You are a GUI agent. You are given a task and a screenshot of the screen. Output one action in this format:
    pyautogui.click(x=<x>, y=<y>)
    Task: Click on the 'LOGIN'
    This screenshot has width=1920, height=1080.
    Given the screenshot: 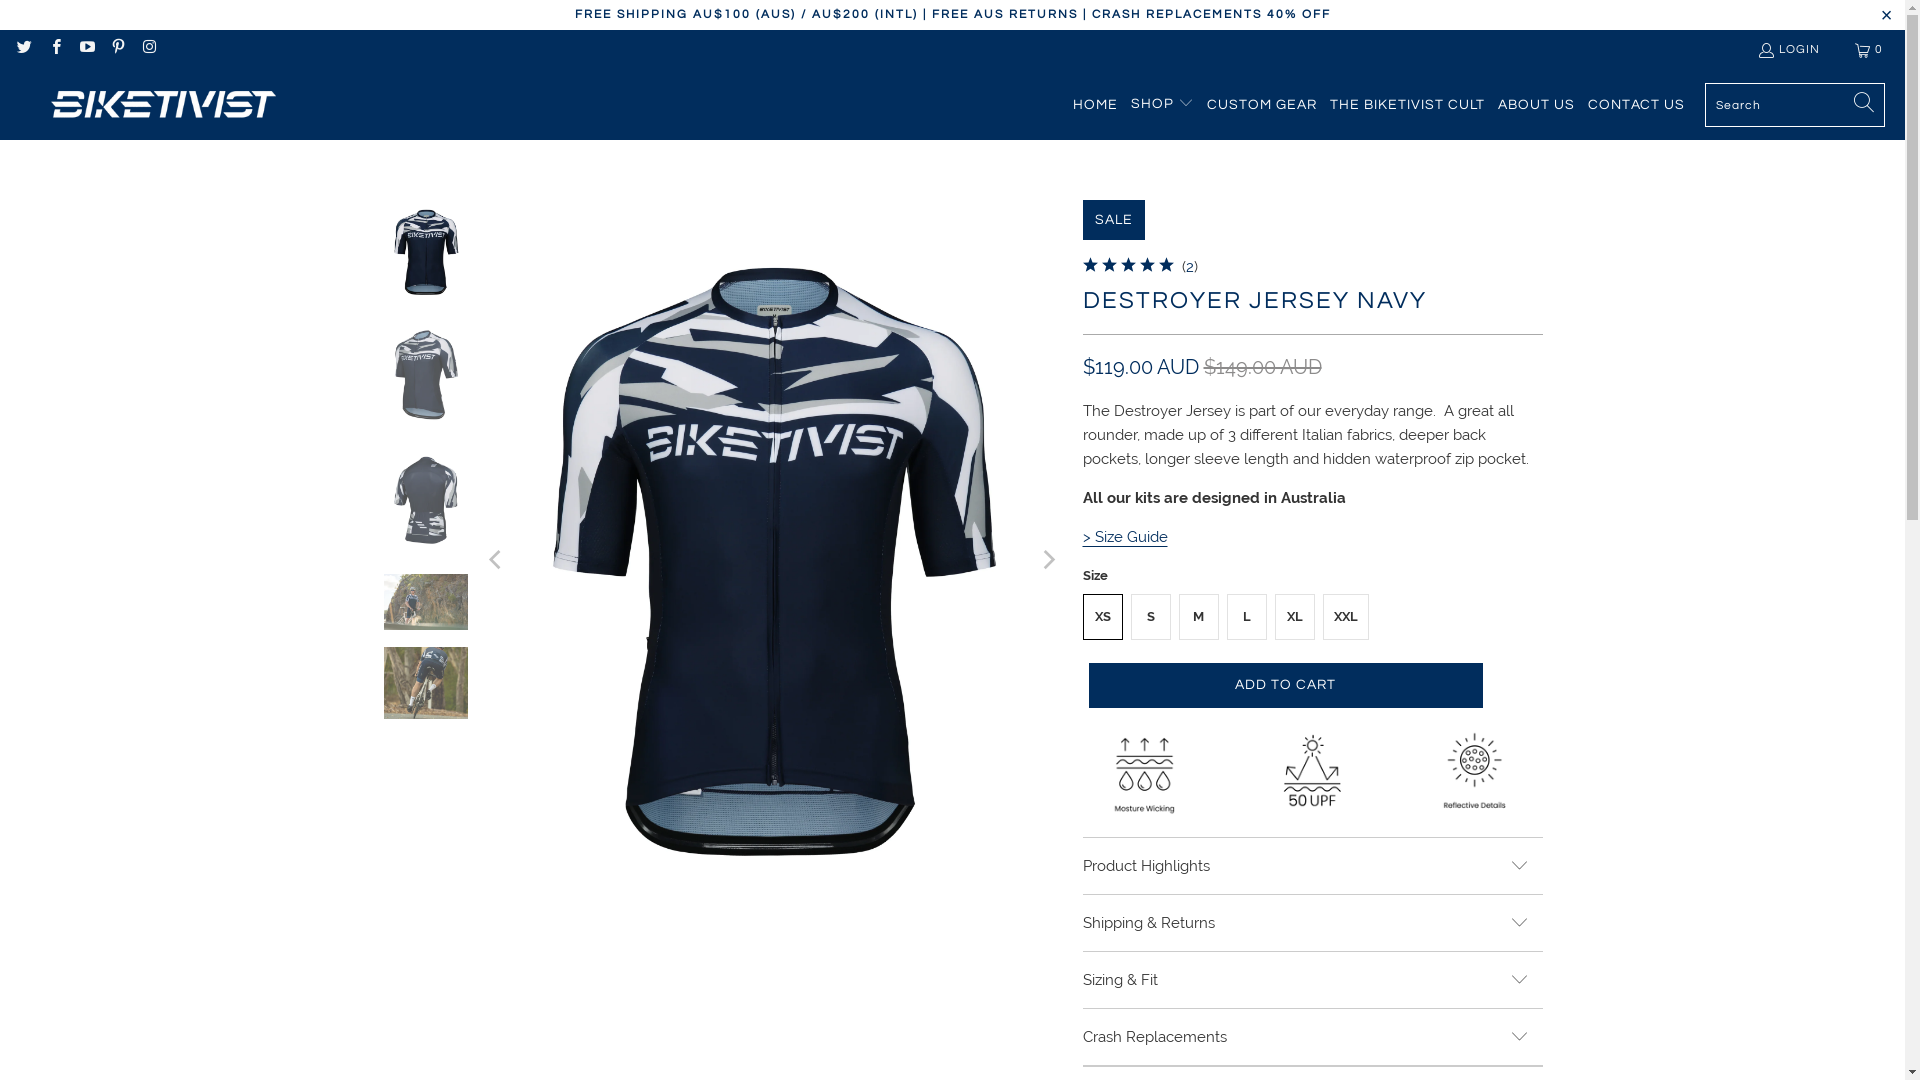 What is the action you would take?
    pyautogui.click(x=1788, y=49)
    